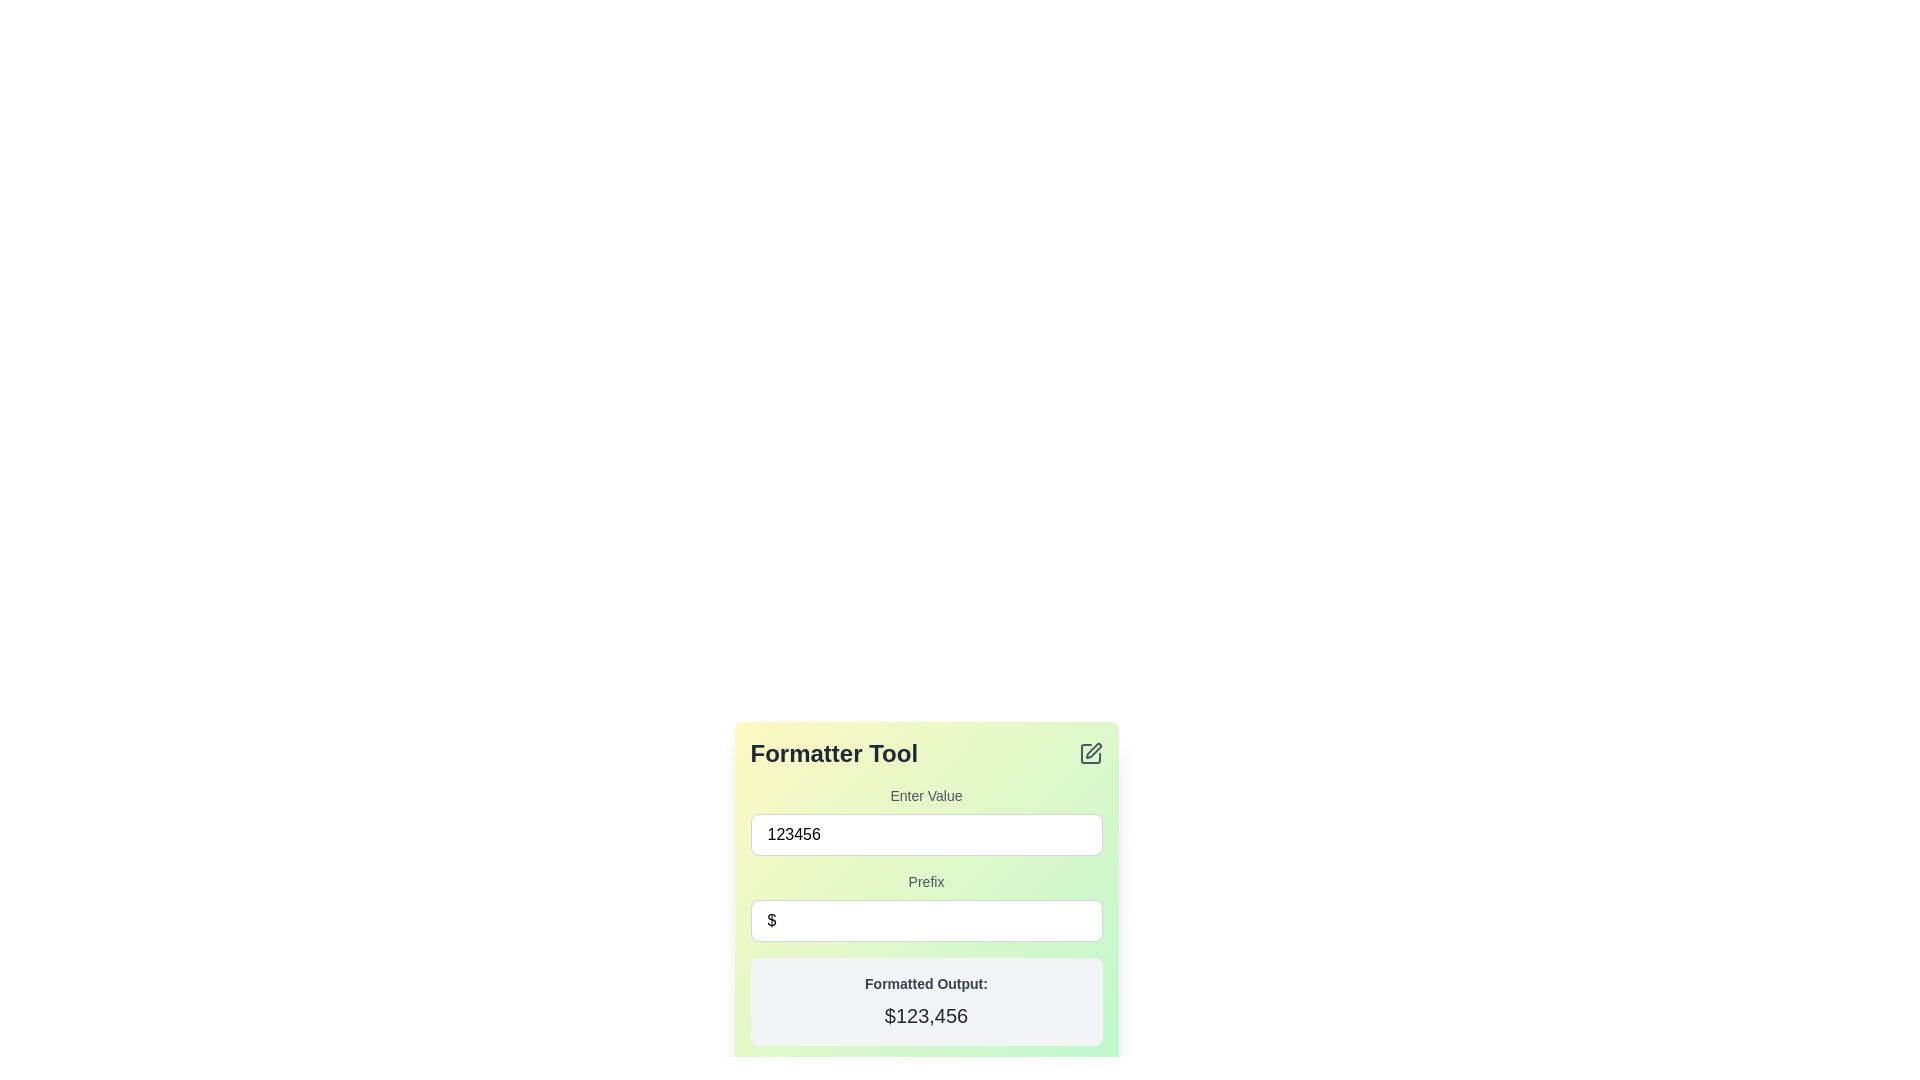 This screenshot has height=1080, width=1920. I want to click on the Edit Symbol icon located in the top-right corner of the 'Formatter Tool' panel to initiate an editing interaction, so click(1089, 753).